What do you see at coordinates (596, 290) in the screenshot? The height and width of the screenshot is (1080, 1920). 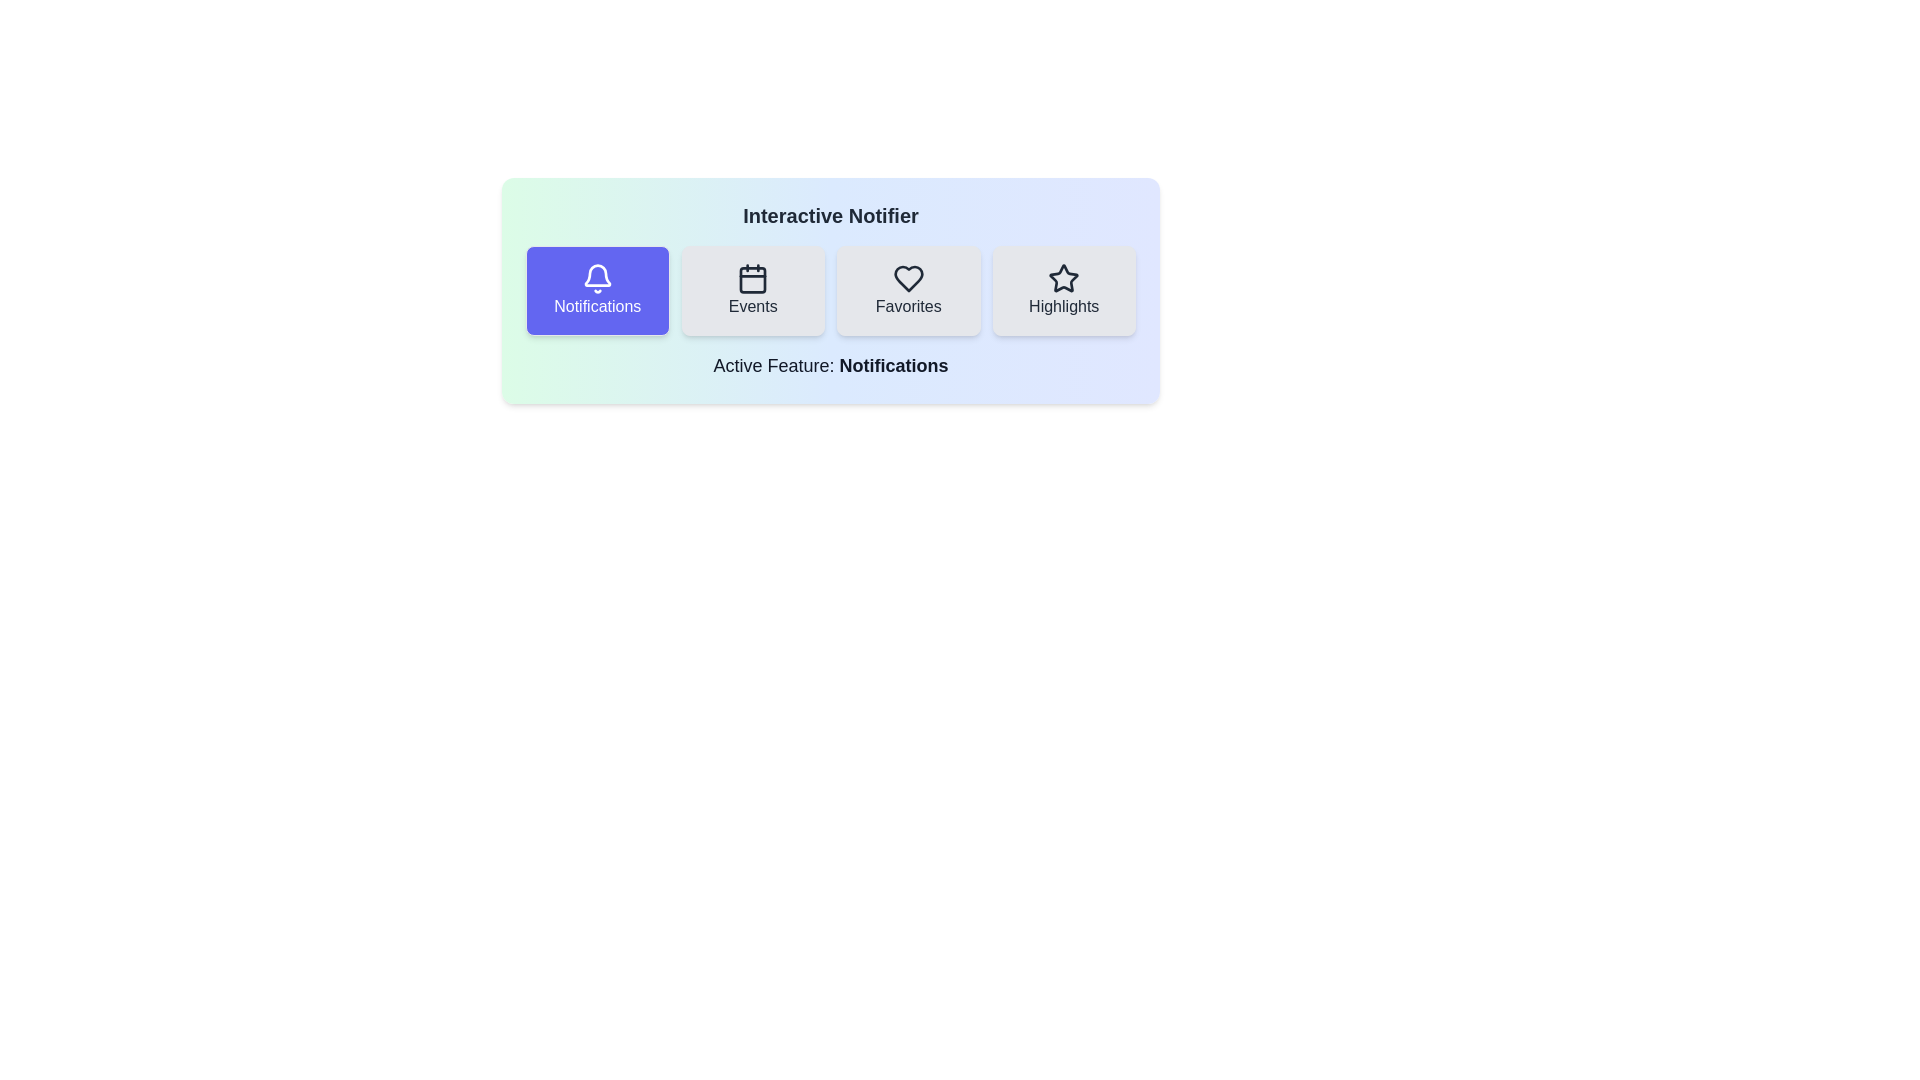 I see `the feature Notifications by clicking on its button` at bounding box center [596, 290].